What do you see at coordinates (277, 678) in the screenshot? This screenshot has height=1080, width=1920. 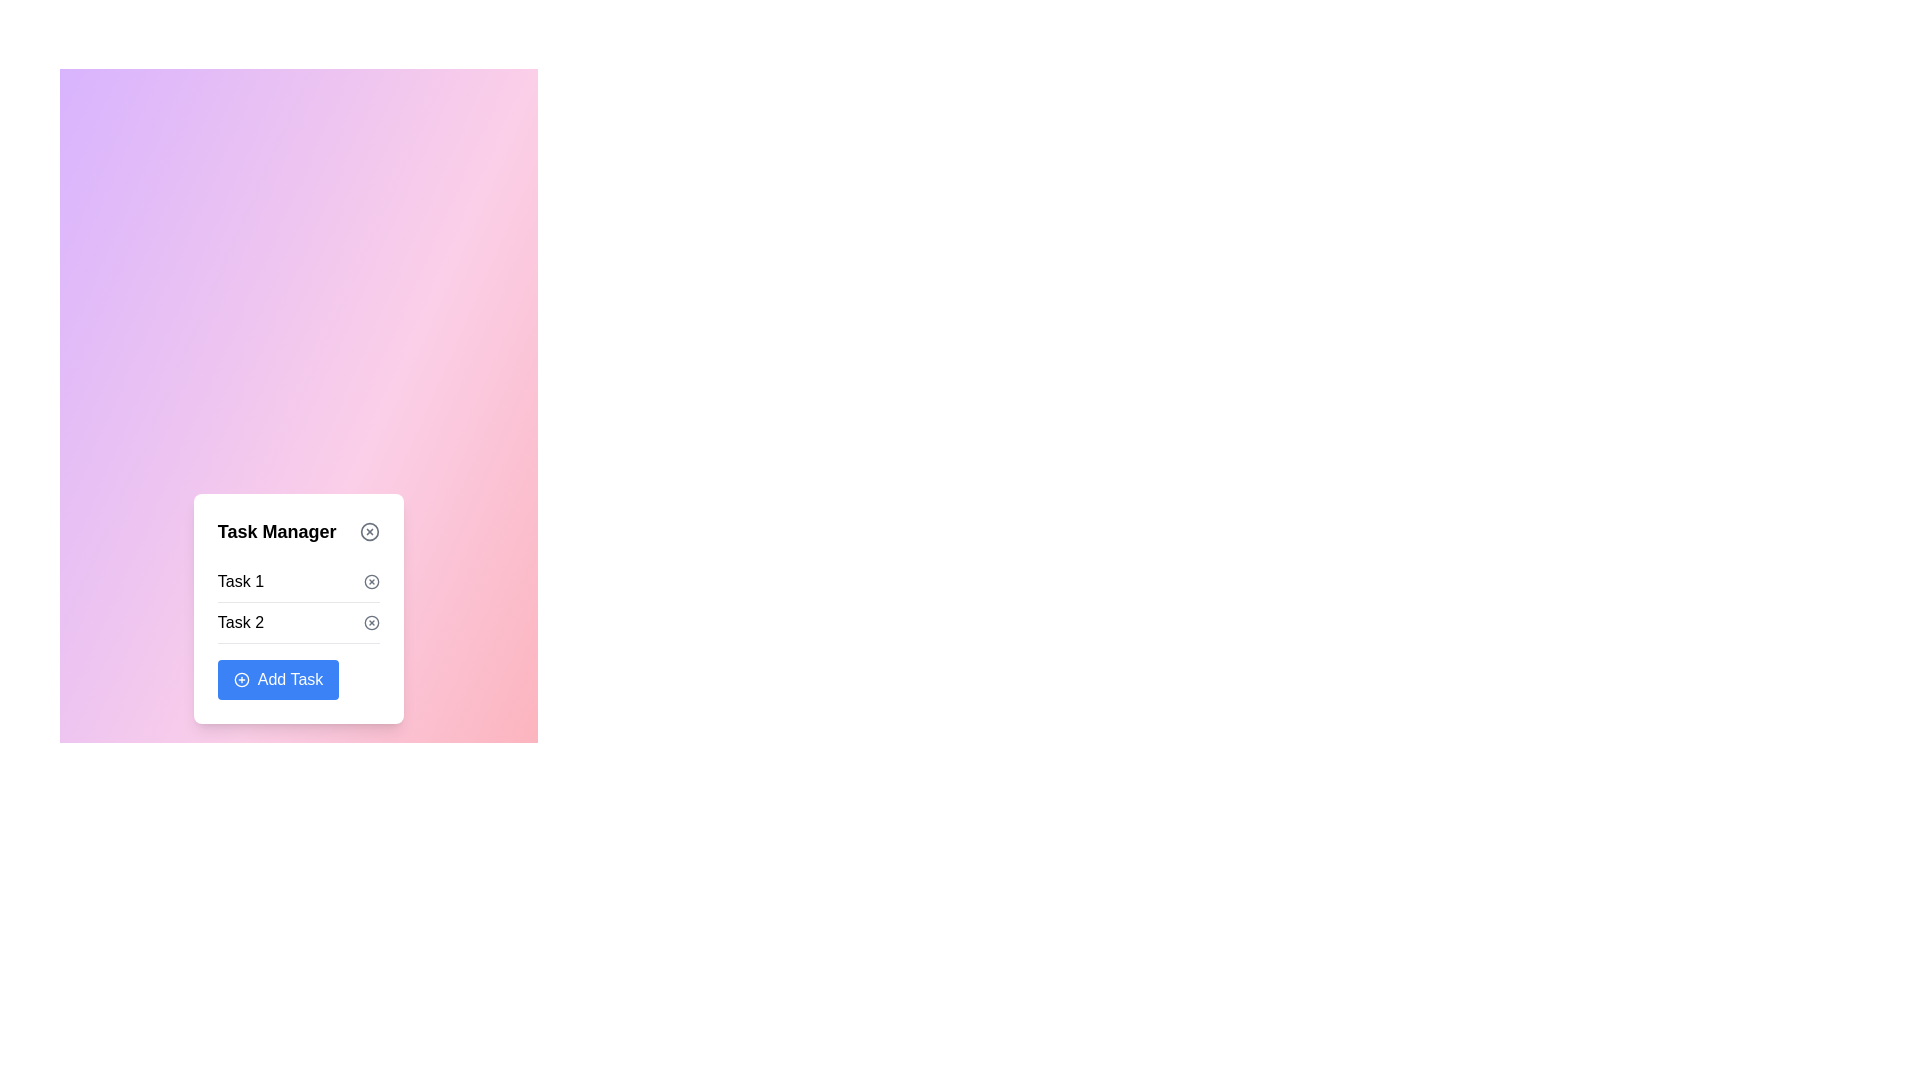 I see `the 'Add Task' button to add a new task` at bounding box center [277, 678].